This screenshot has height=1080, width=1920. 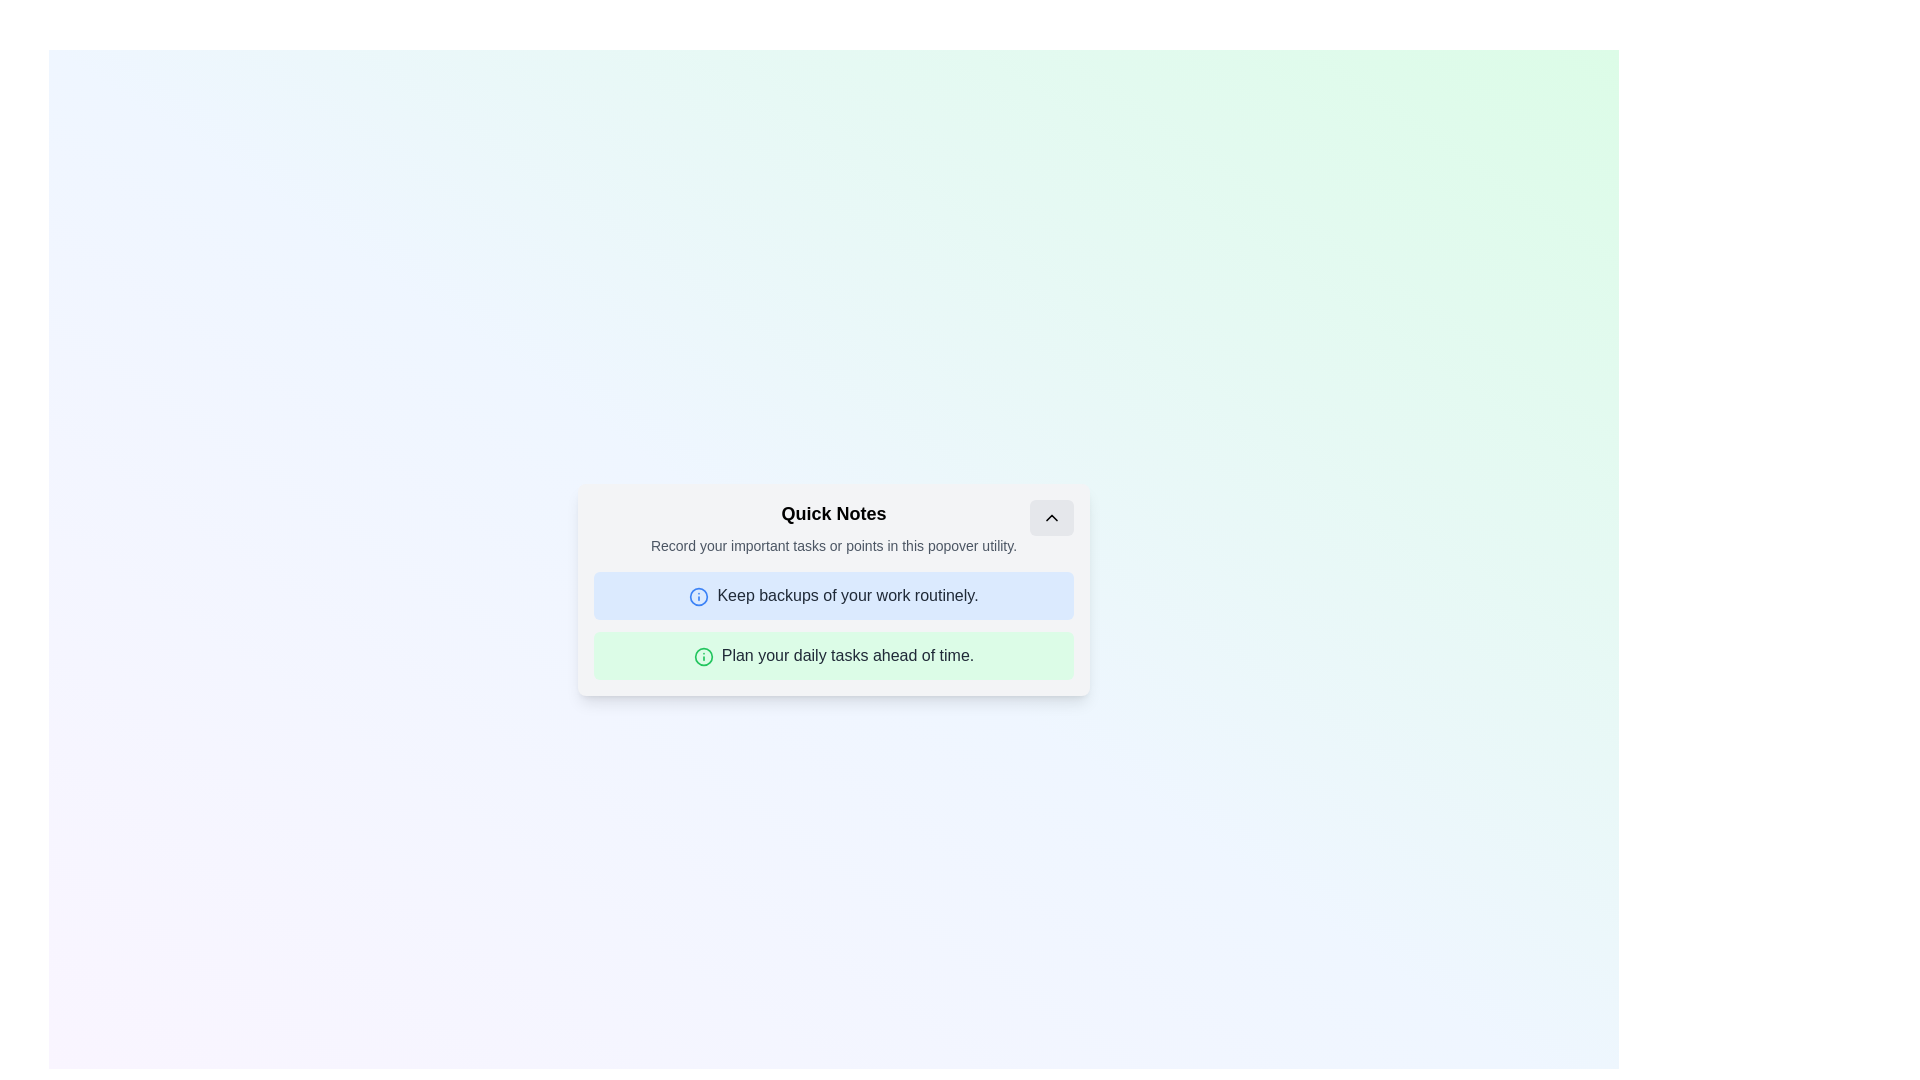 I want to click on the informational item providing tips about keeping backups, located in the 'Quick Notes' popover, which is the first item listed below the header, so click(x=834, y=589).